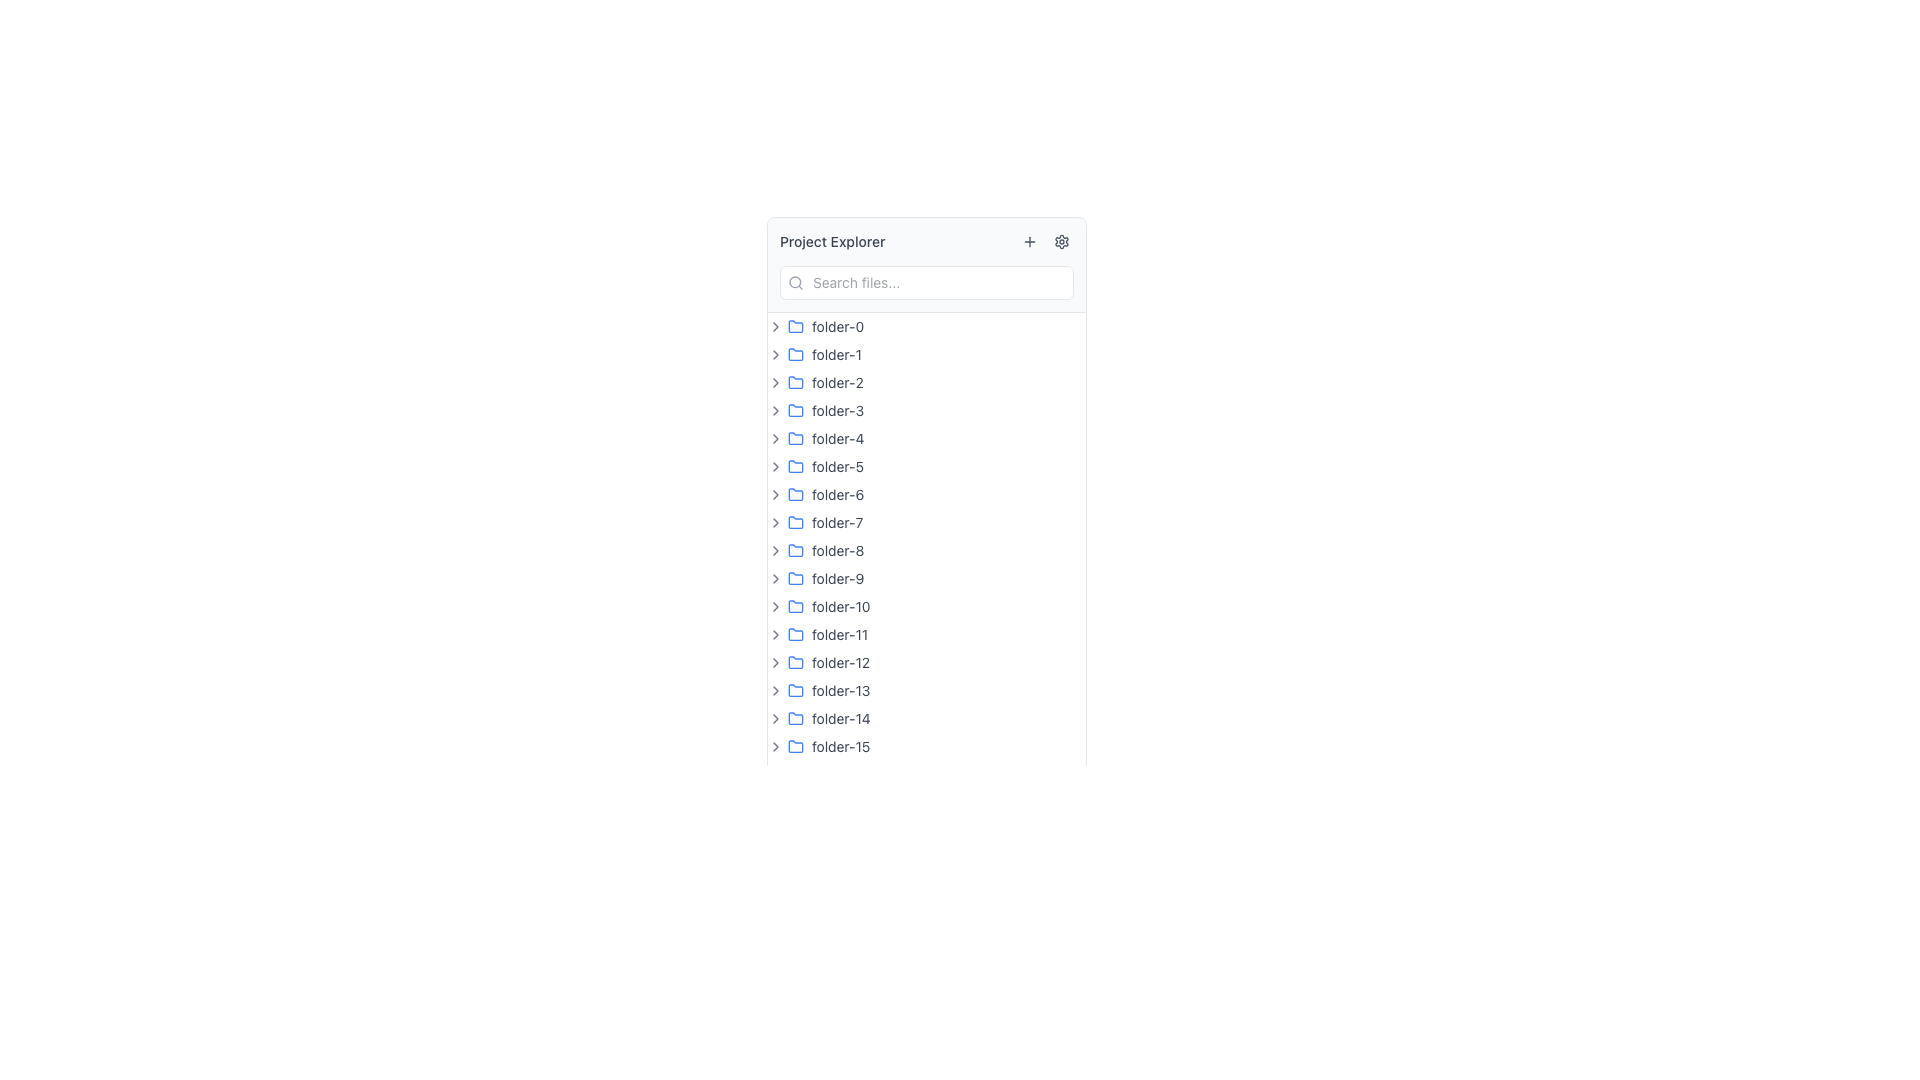 The width and height of the screenshot is (1920, 1080). What do you see at coordinates (925, 689) in the screenshot?
I see `the list item representing the folder titled 'folder-13'` at bounding box center [925, 689].